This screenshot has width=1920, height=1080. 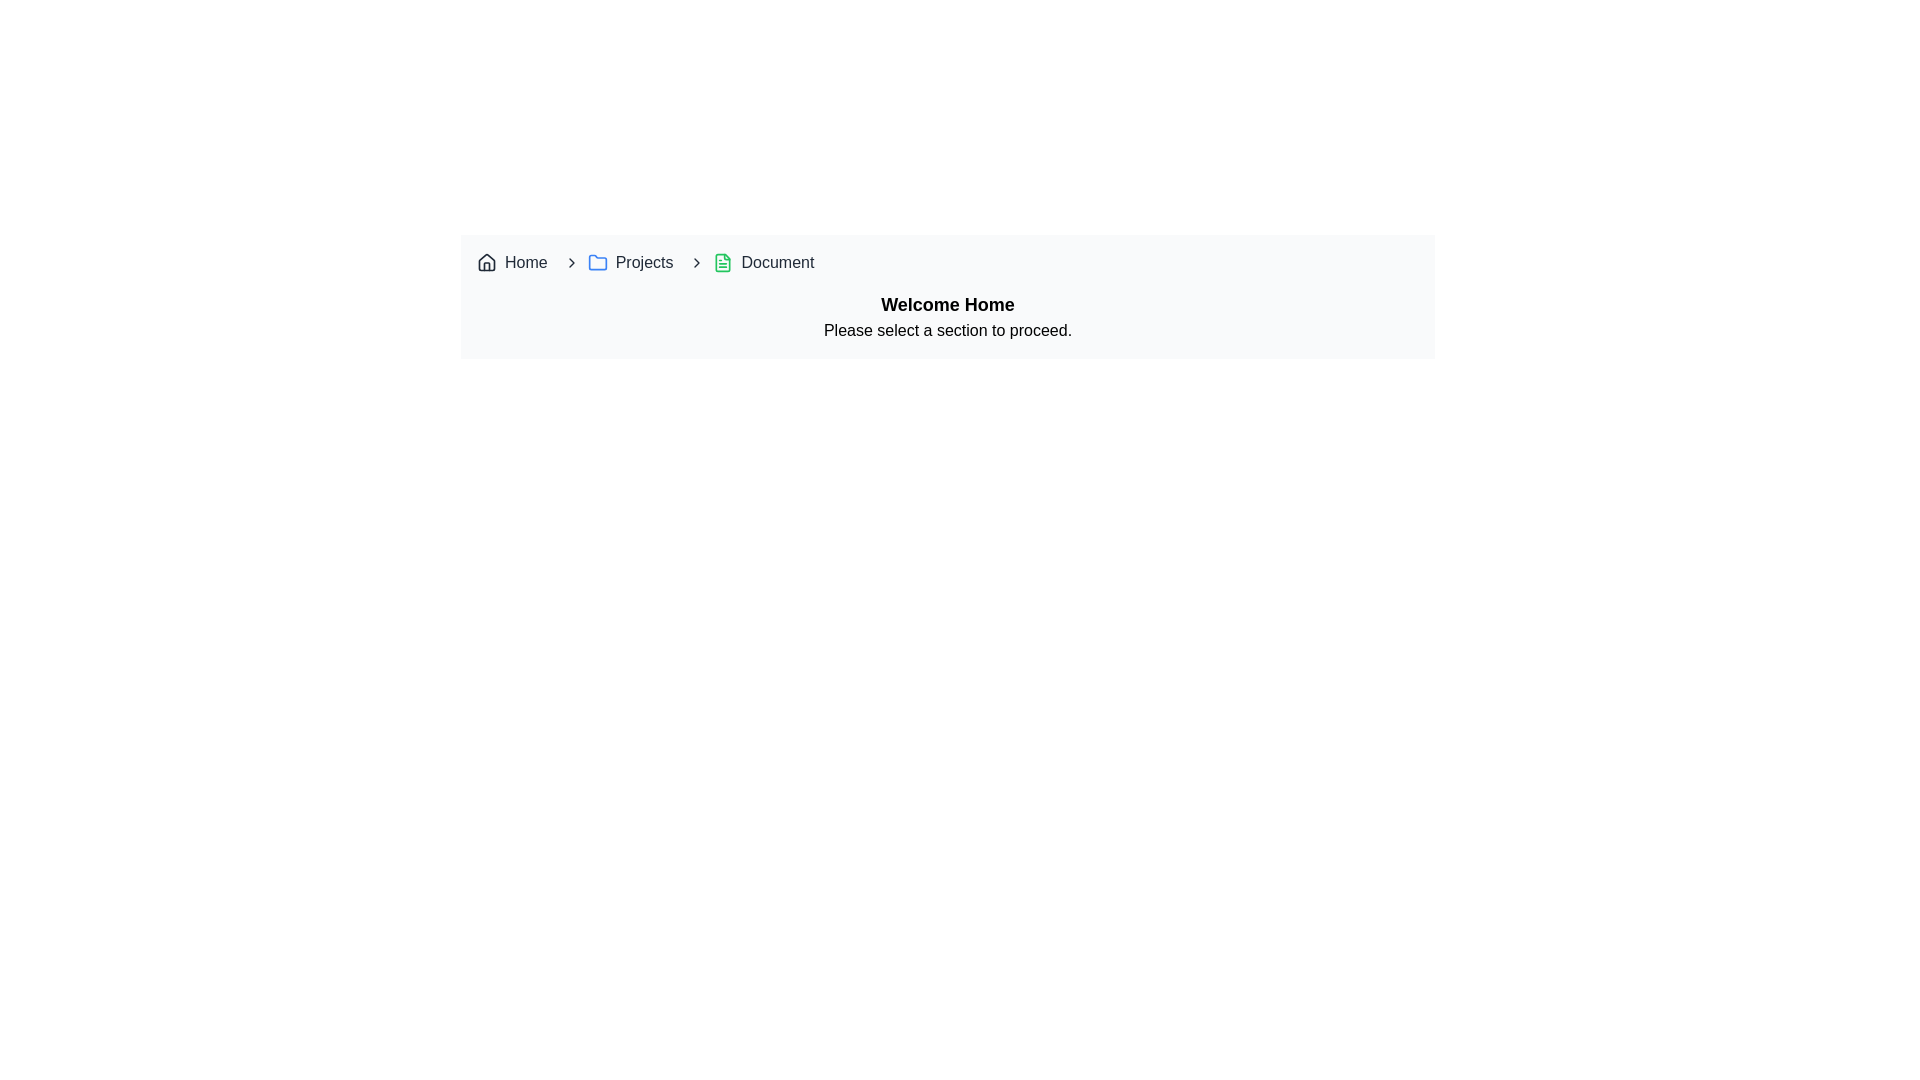 What do you see at coordinates (722, 261) in the screenshot?
I see `the green document icon located in the breadcrumb navigation bar, which is the sixth element and positioned to the left of the 'Document' text` at bounding box center [722, 261].